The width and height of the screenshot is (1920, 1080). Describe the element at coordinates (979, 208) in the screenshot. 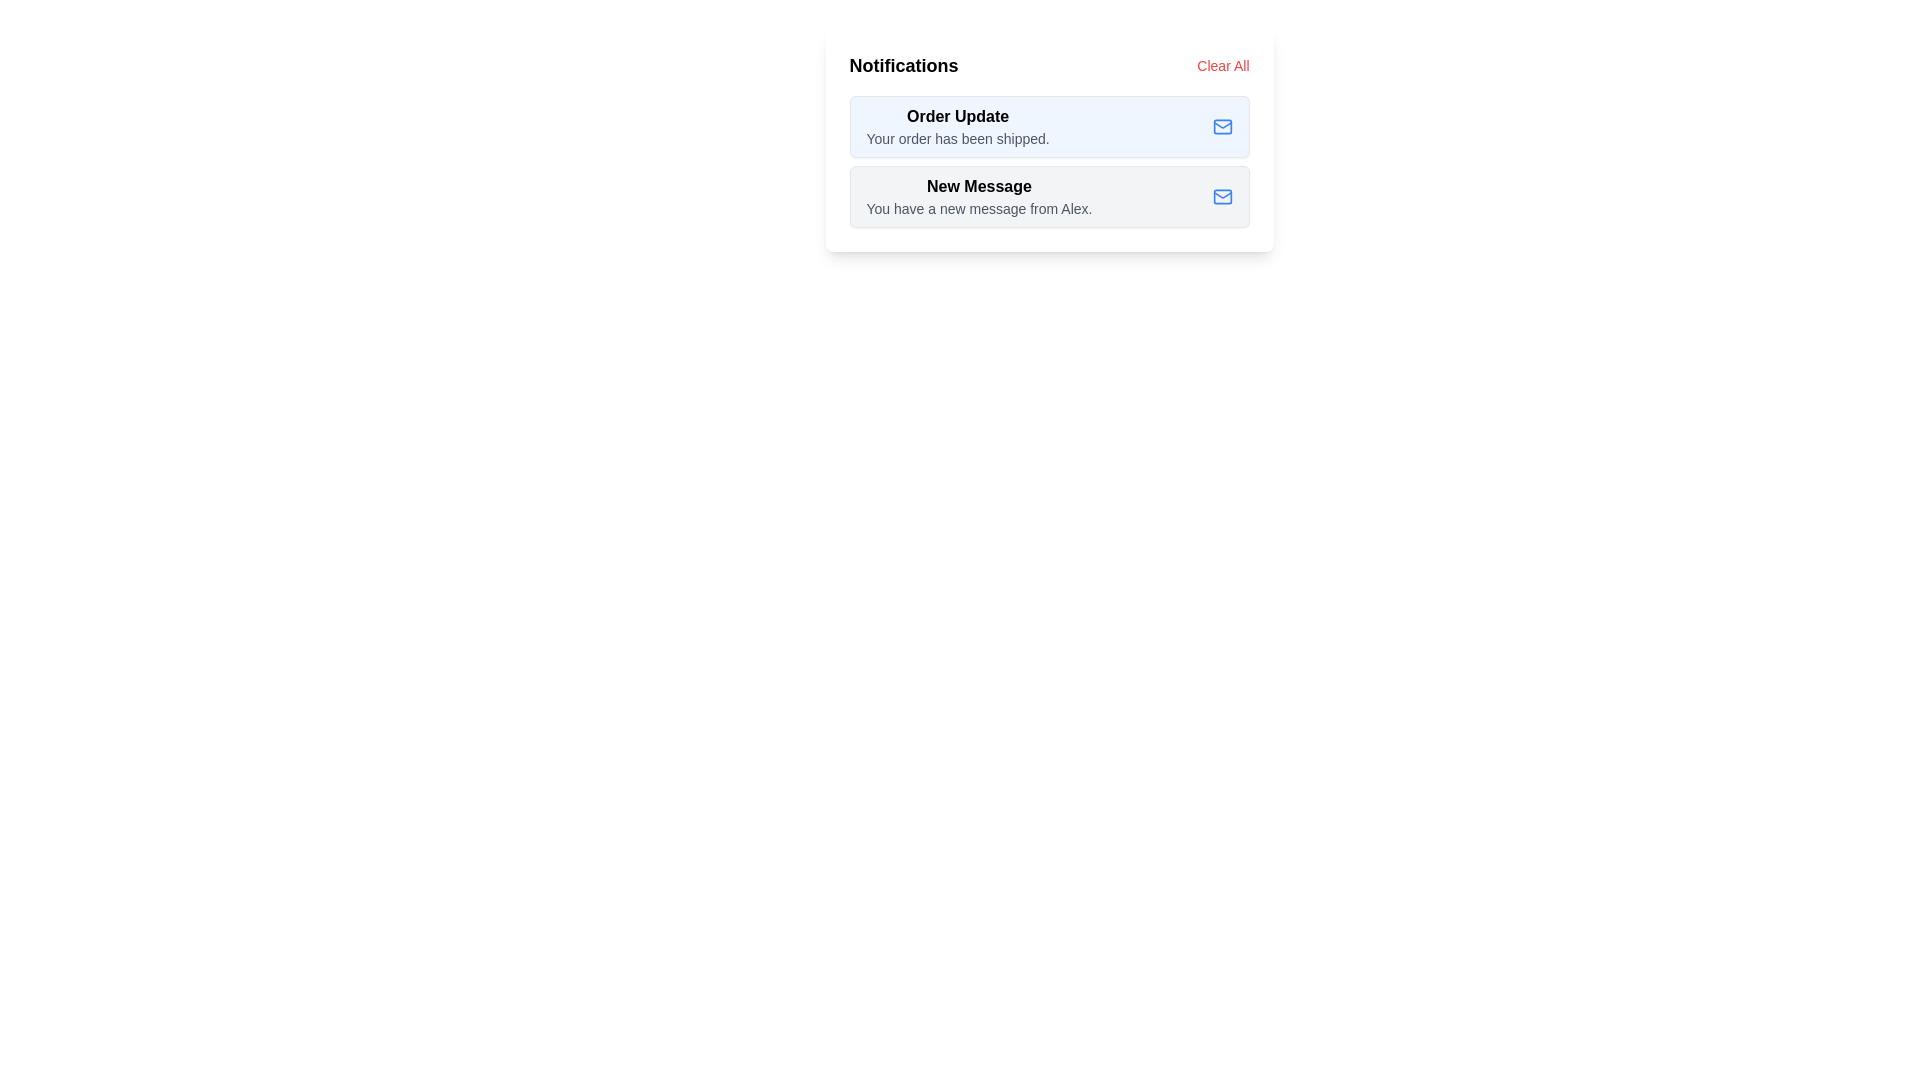

I see `notification description text located below the bold title 'New Message' in the 'Notifications' section` at that location.